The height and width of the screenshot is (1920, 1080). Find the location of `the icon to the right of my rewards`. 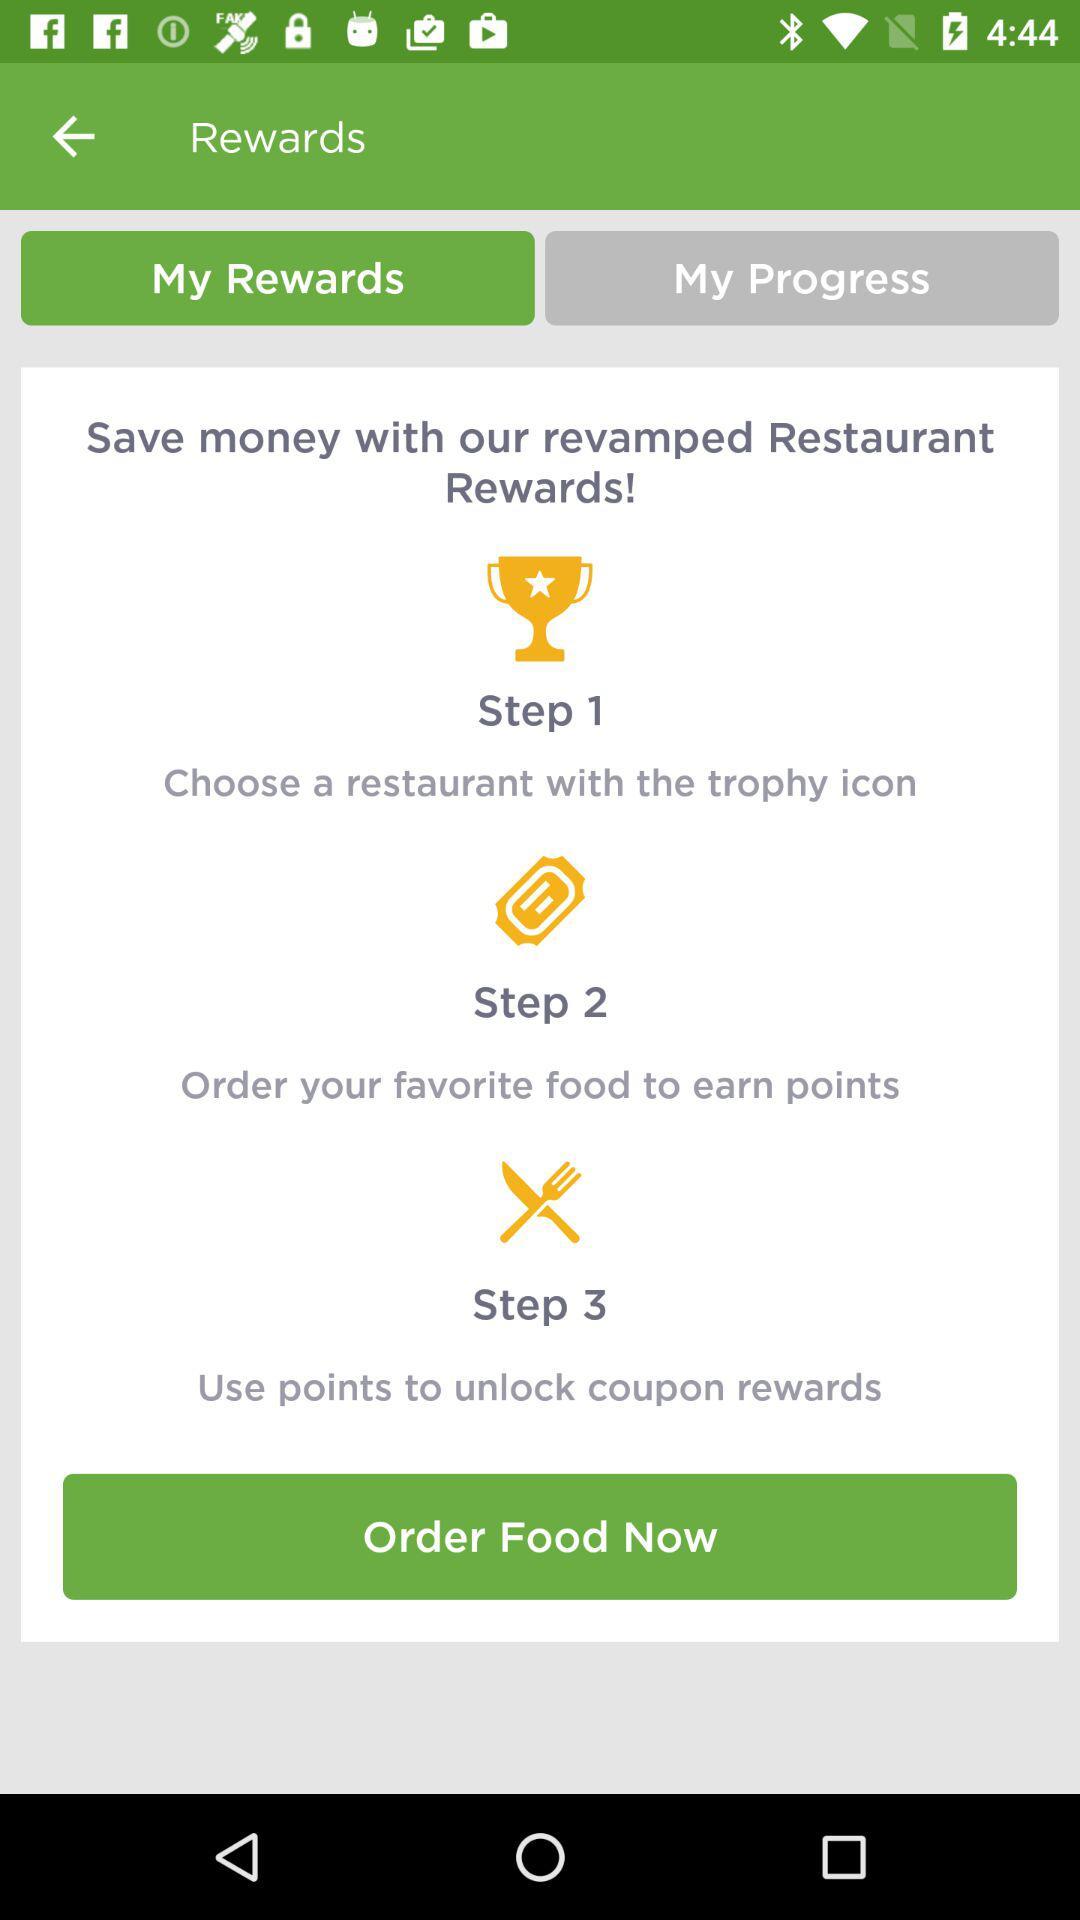

the icon to the right of my rewards is located at coordinates (801, 277).